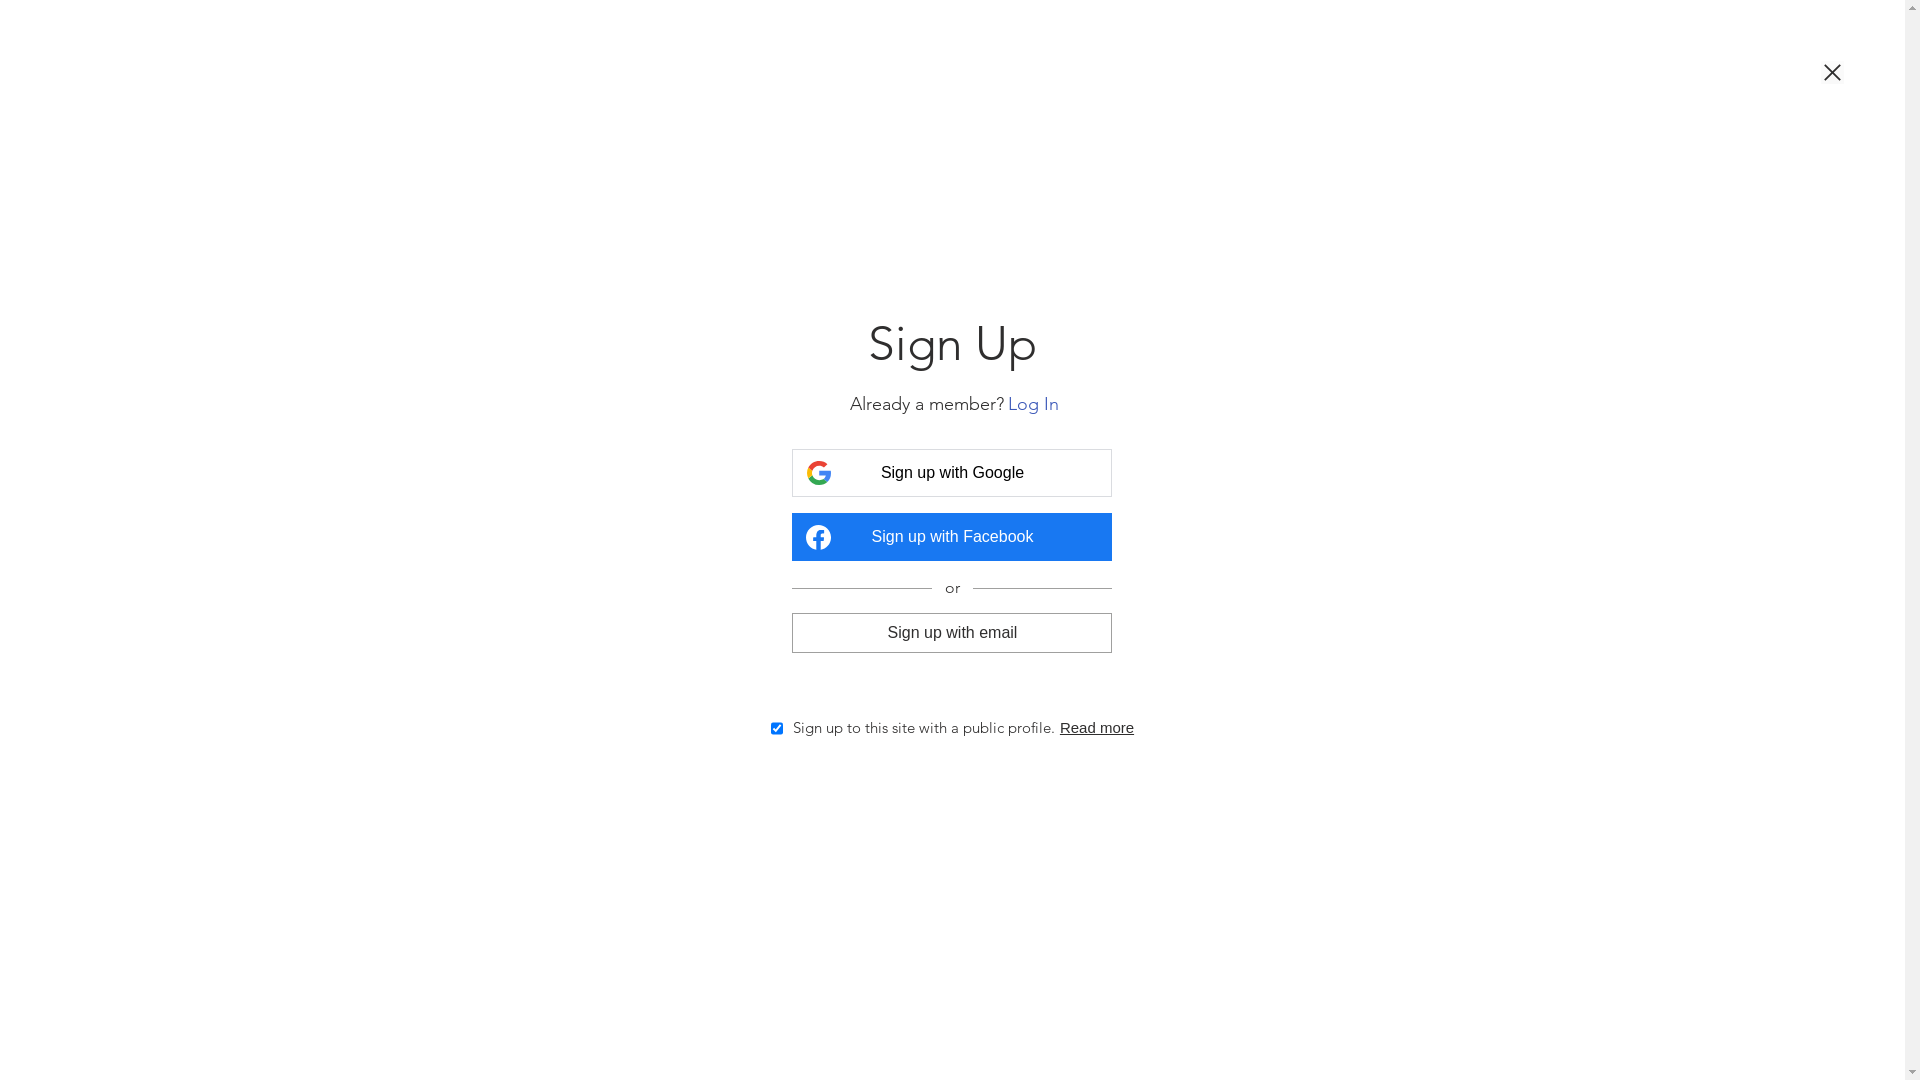  I want to click on 'Sign up with Facebook', so click(950, 535).